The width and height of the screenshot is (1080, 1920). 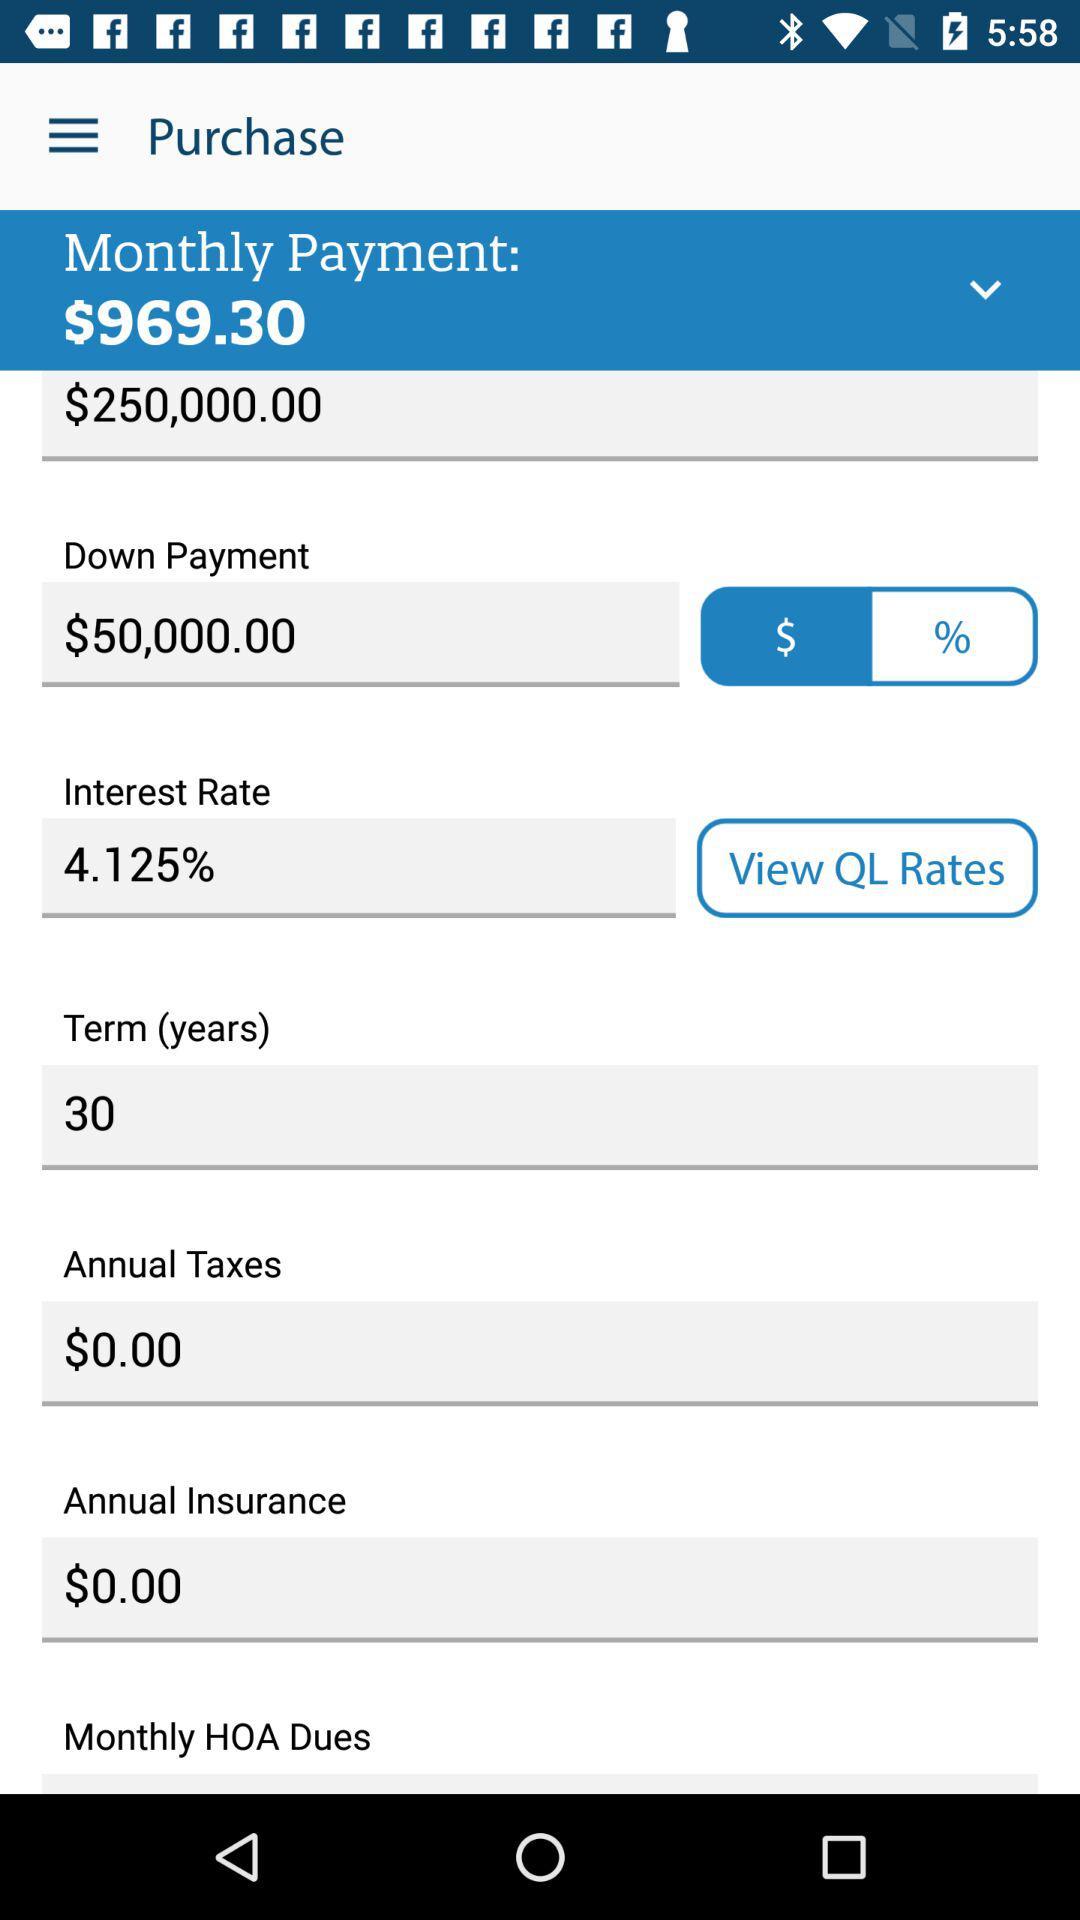 What do you see at coordinates (866, 868) in the screenshot?
I see `item on the right` at bounding box center [866, 868].